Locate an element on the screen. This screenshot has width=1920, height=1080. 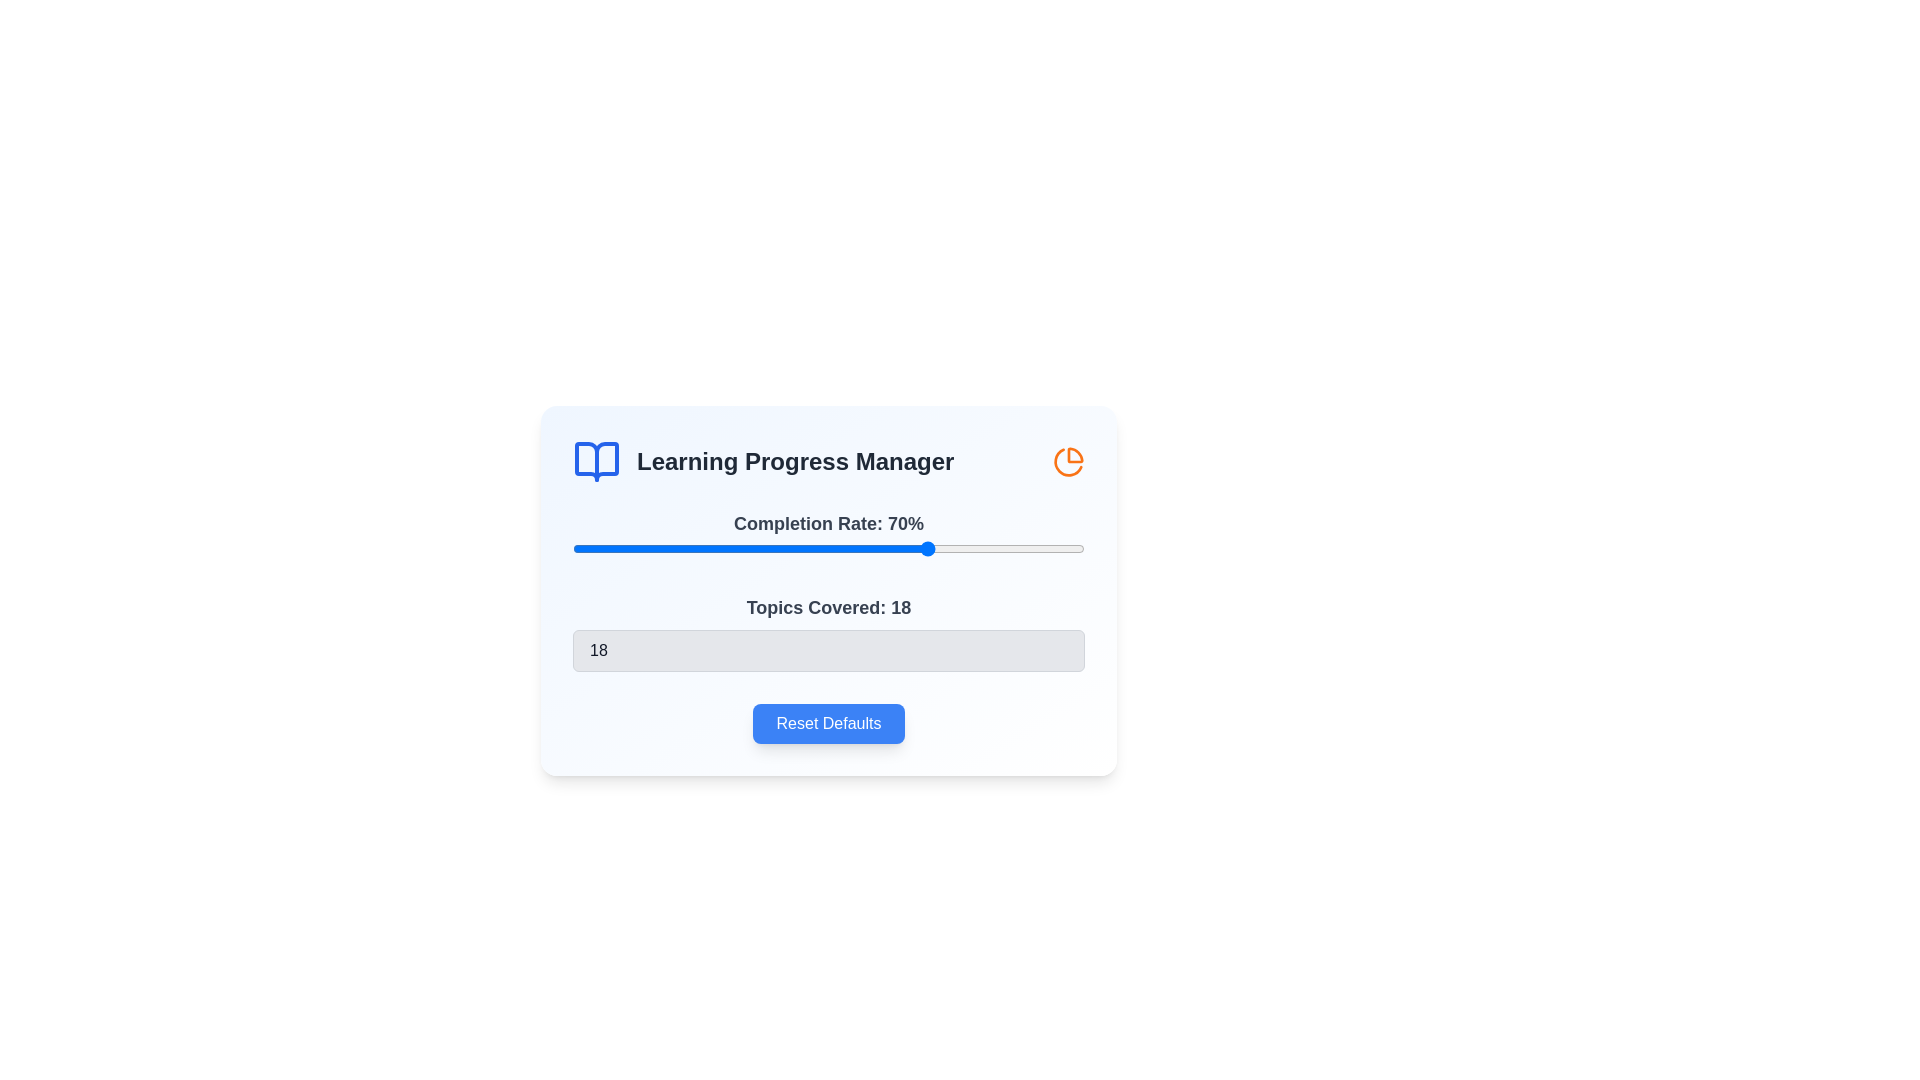
the number of topics covered to 6 by entering the value in the input box is located at coordinates (829, 651).